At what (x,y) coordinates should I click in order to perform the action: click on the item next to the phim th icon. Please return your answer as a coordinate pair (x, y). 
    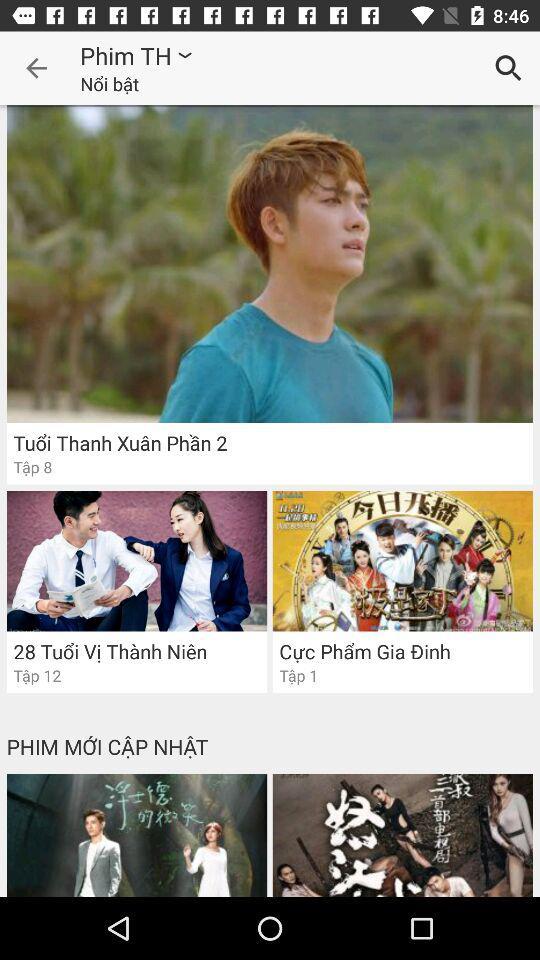
    Looking at the image, I should click on (36, 68).